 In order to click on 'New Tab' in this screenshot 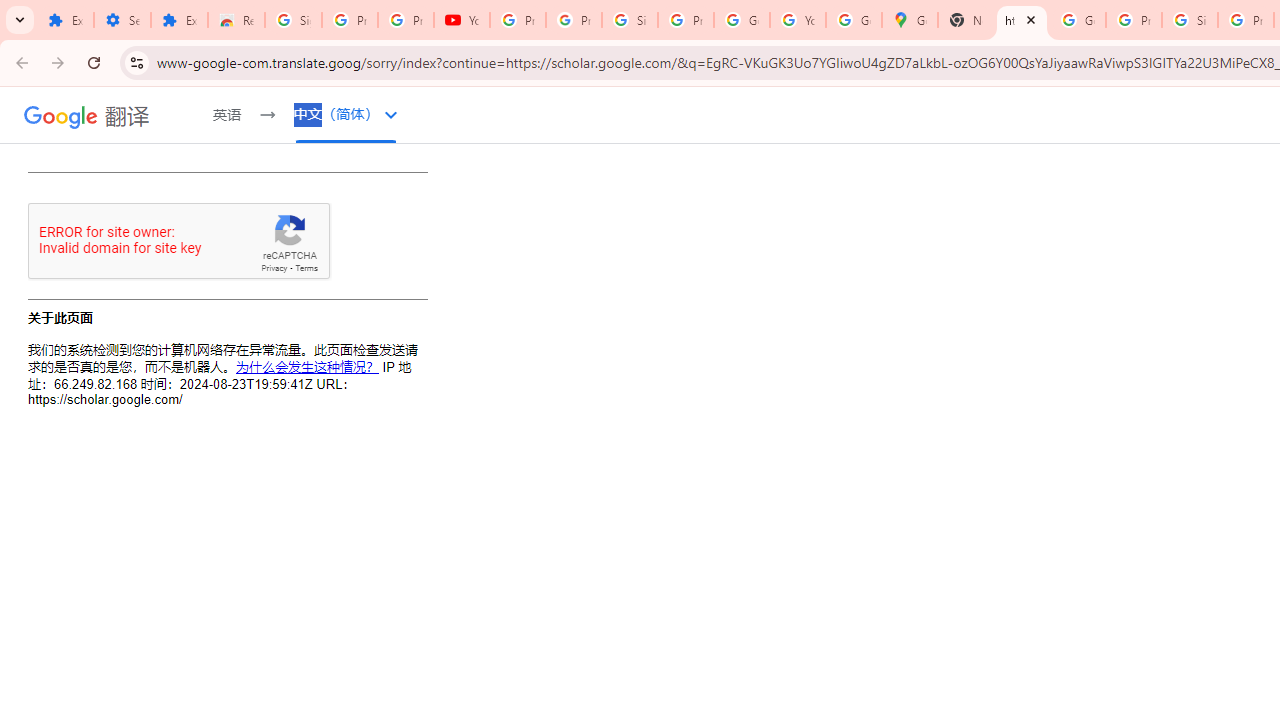, I will do `click(966, 20)`.